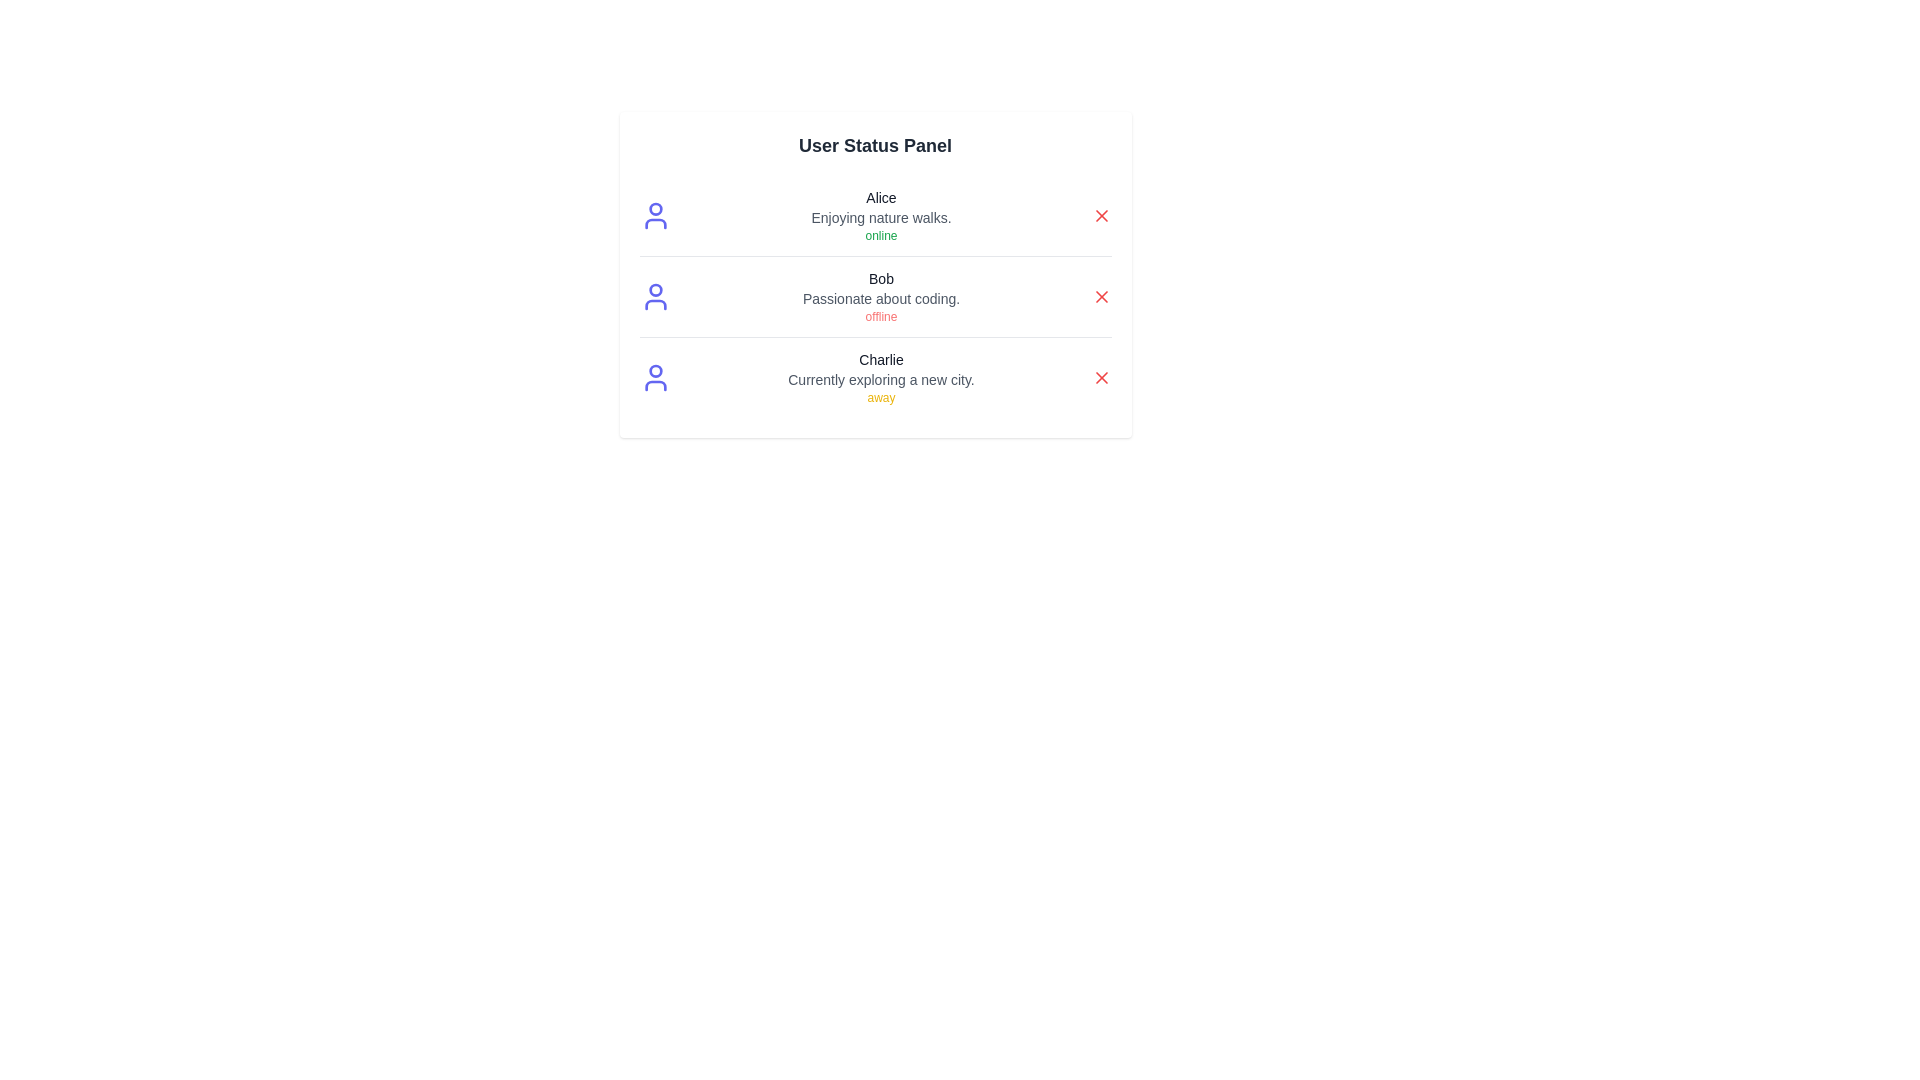 The width and height of the screenshot is (1920, 1080). I want to click on the lower portion of the user profile icon representing the torso for the user 'Bob', so click(655, 304).